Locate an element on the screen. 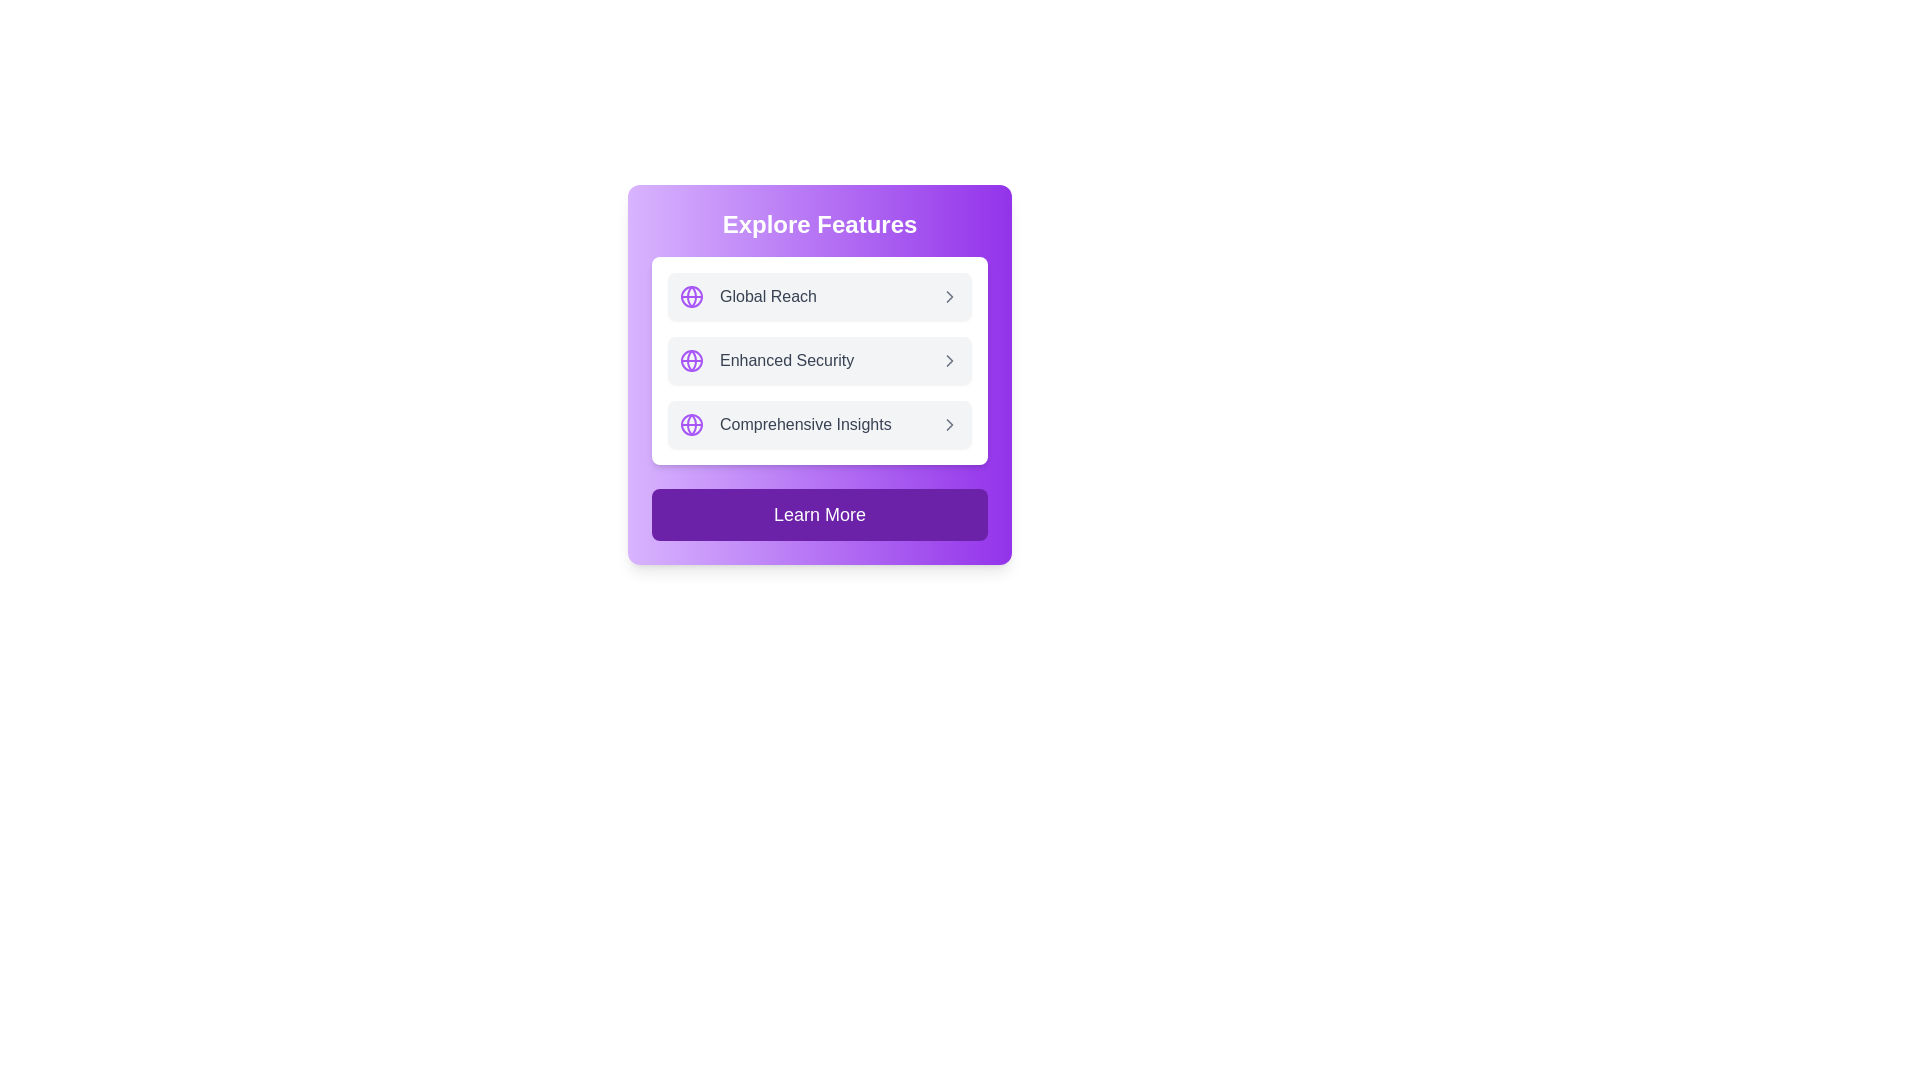 The width and height of the screenshot is (1920, 1080). first interactive list item titled 'Global Reach' with a purple globe icon and right-arrow icon for attributes is located at coordinates (820, 297).